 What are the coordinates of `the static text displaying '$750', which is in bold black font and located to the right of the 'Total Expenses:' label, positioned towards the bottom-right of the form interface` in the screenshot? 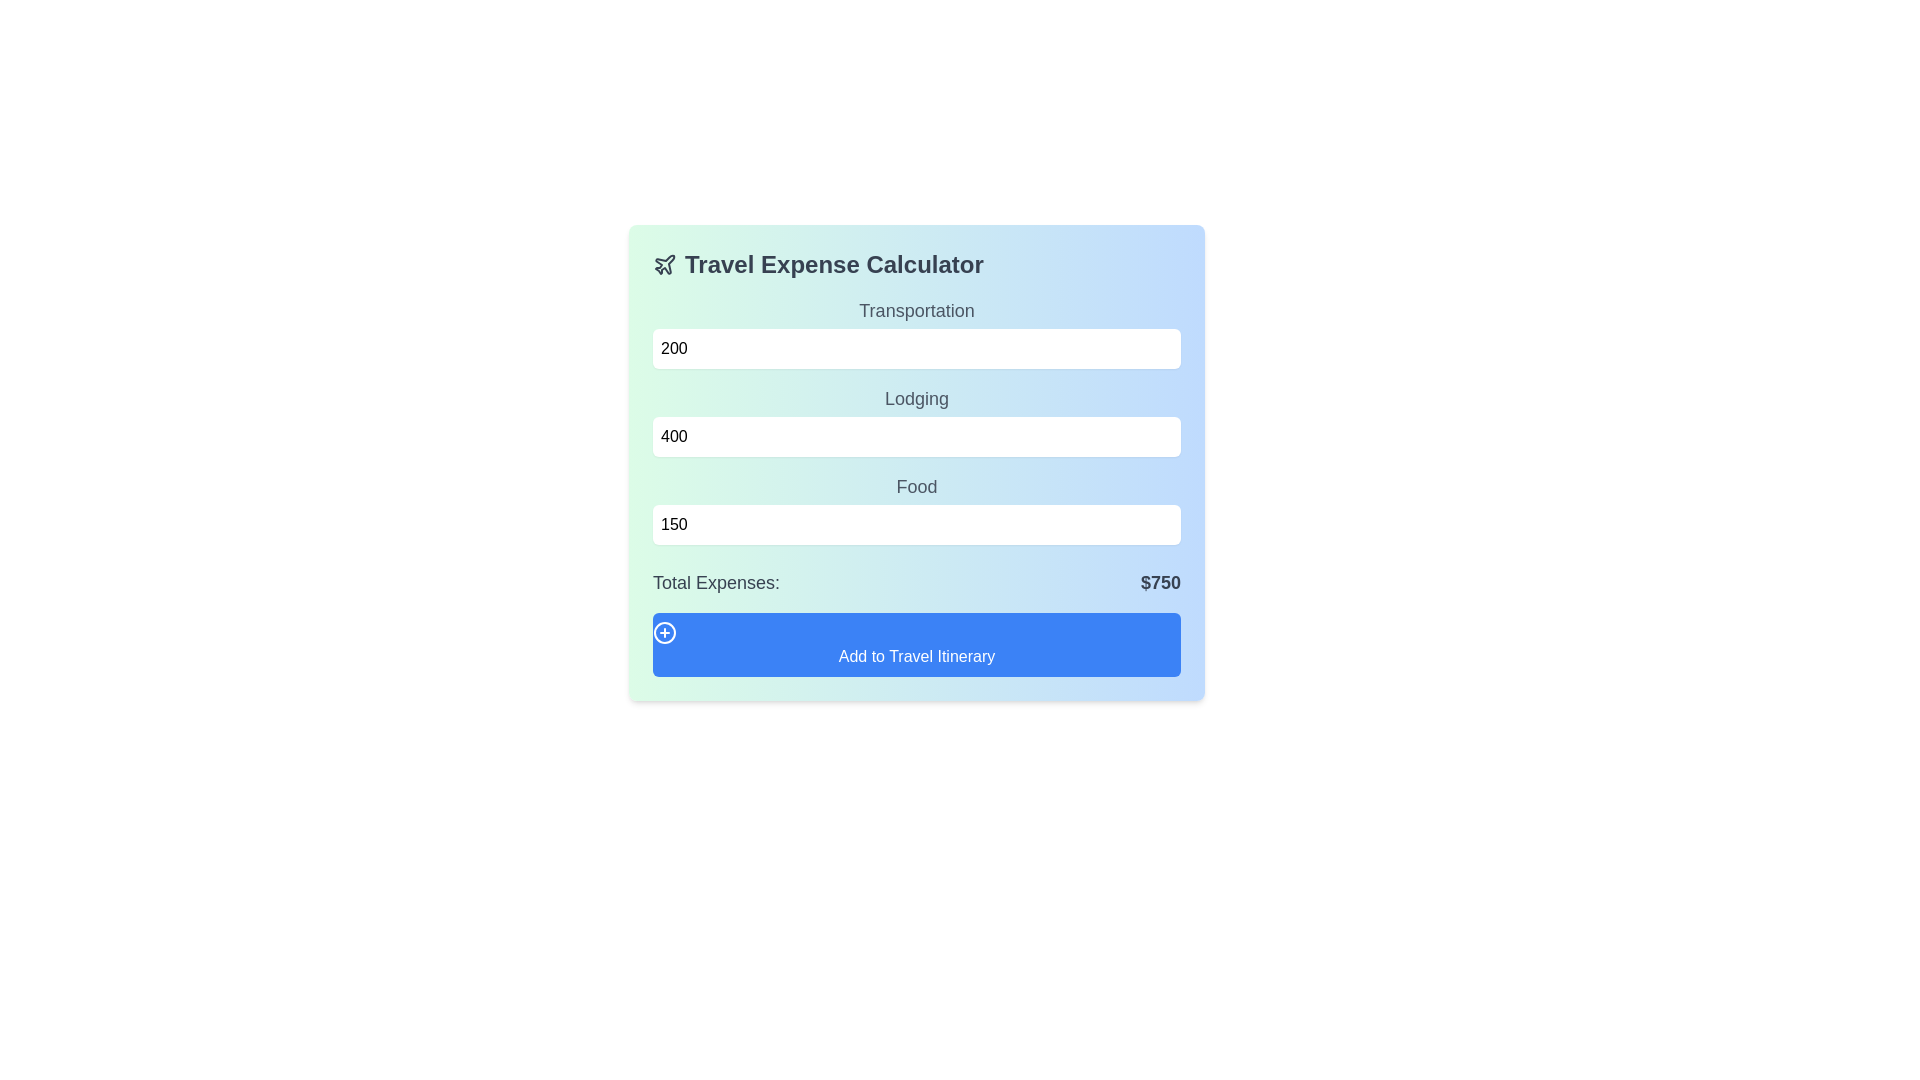 It's located at (1161, 582).